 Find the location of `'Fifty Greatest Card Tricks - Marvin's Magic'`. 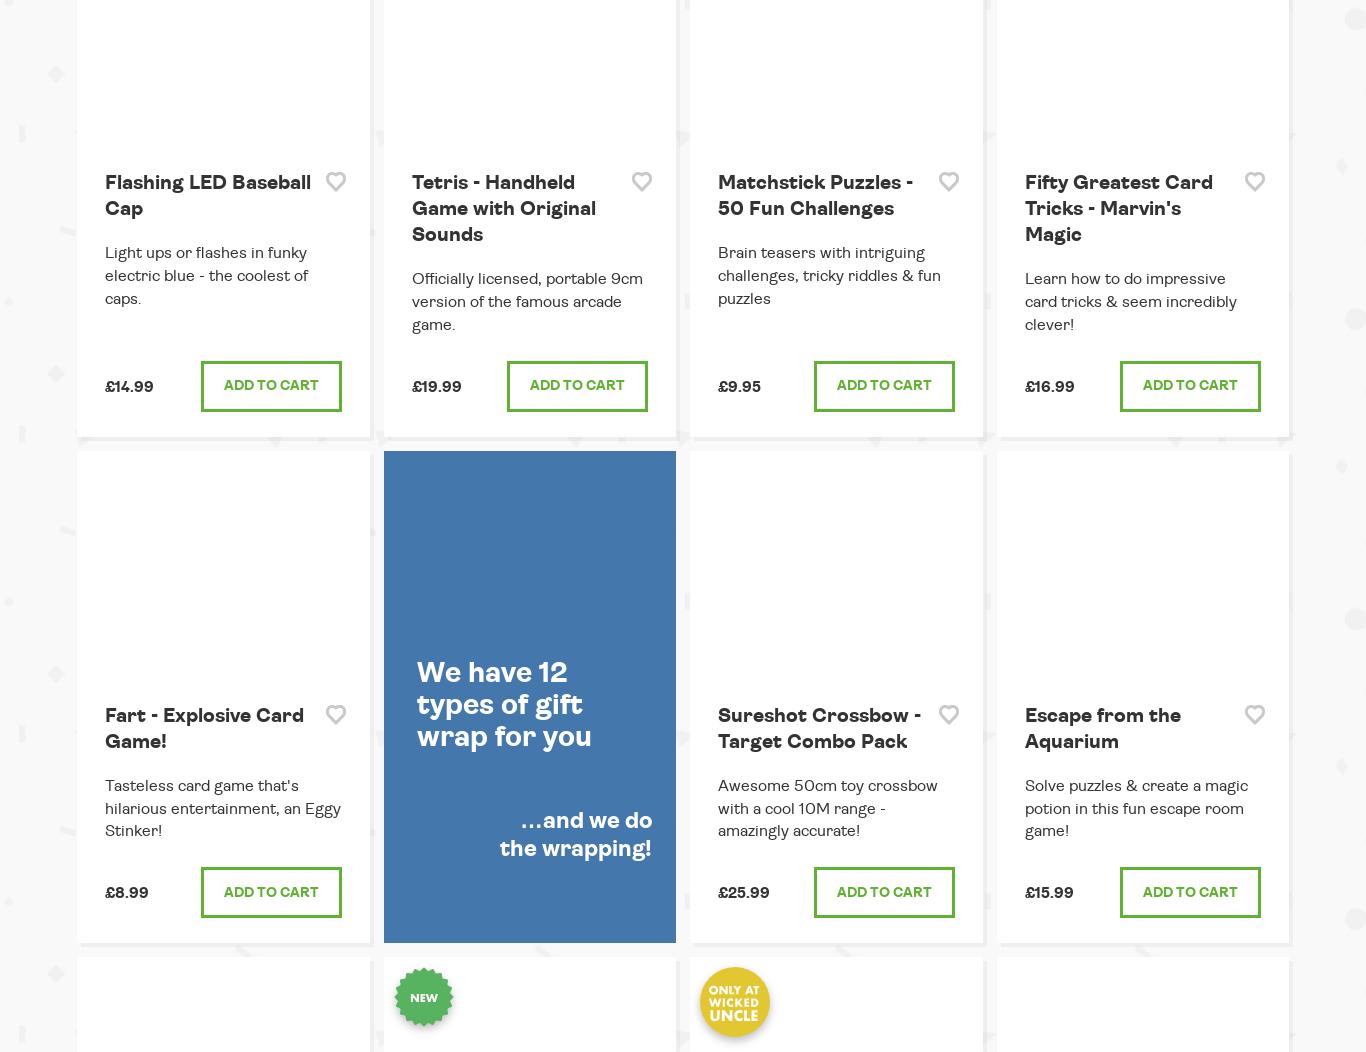

'Fifty Greatest Card Tricks - Marvin's Magic' is located at coordinates (1116, 209).